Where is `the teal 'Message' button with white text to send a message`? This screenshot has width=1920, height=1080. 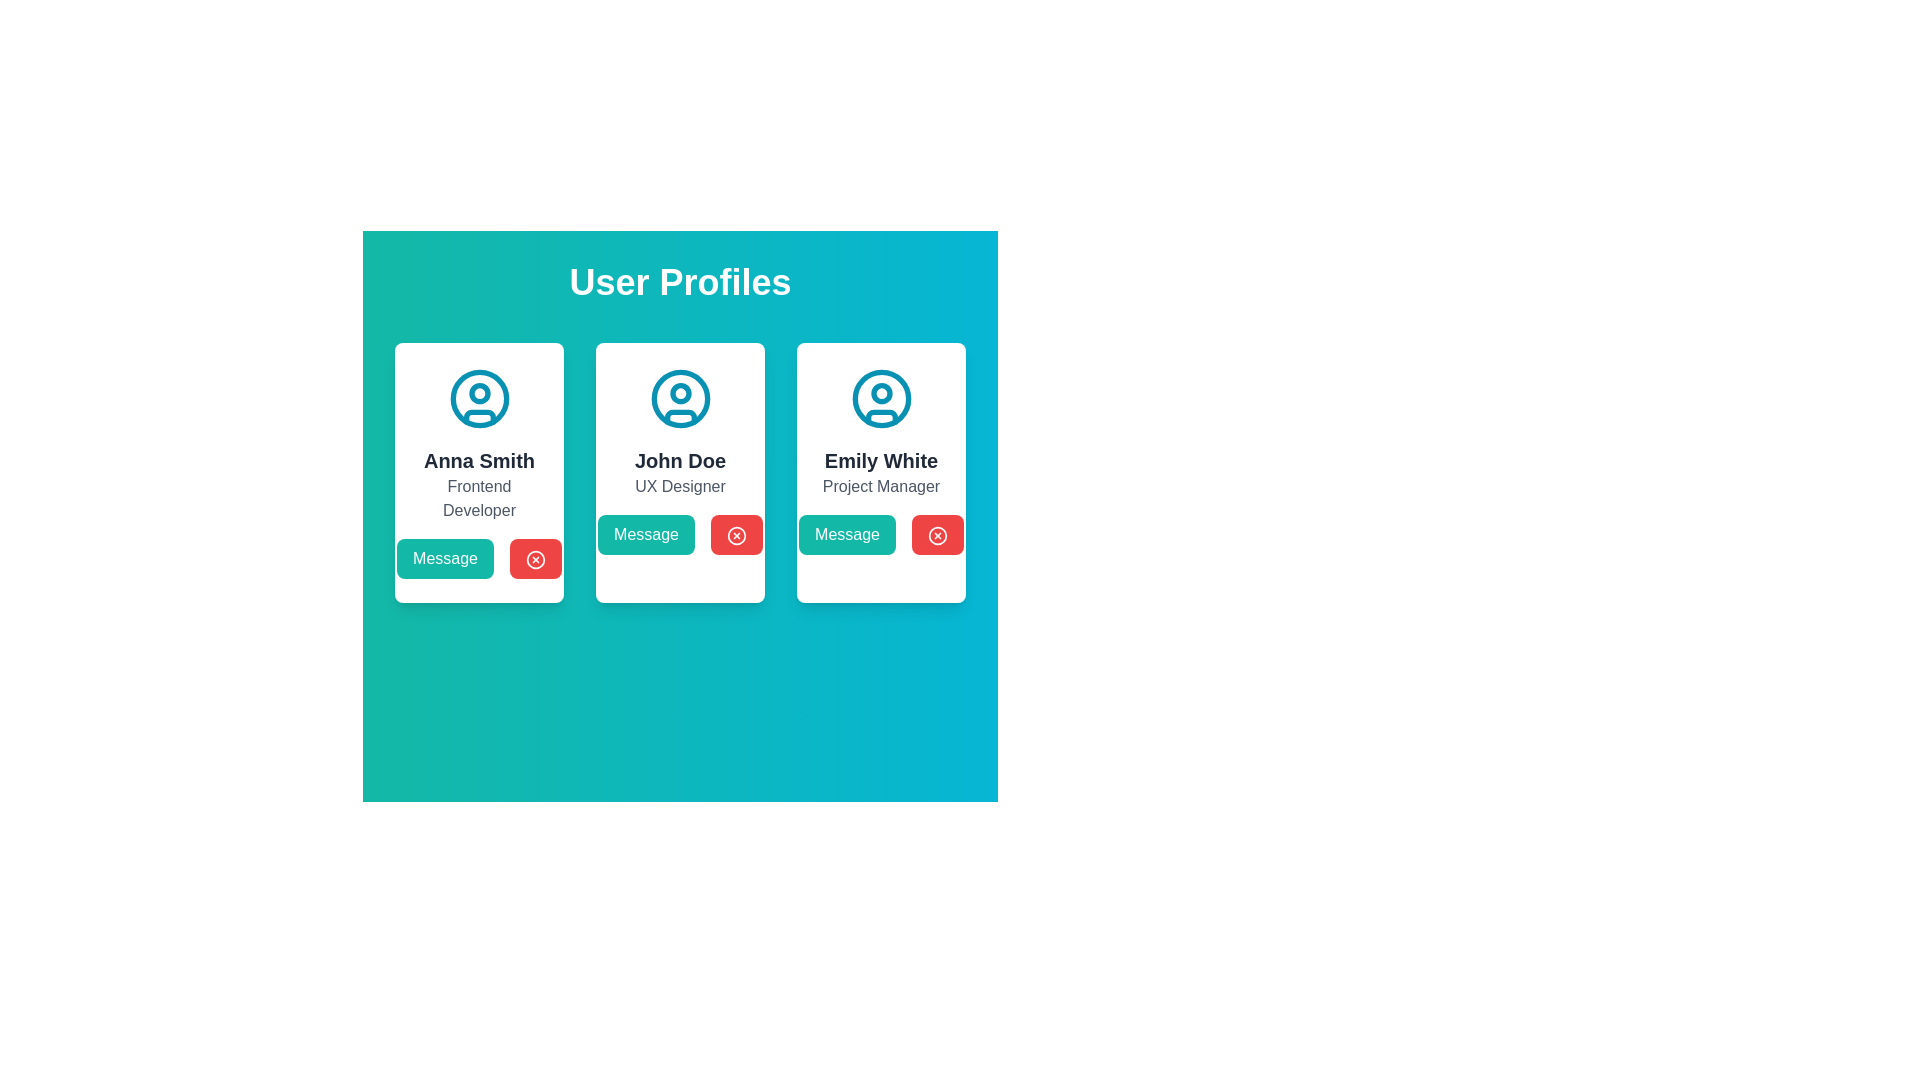
the teal 'Message' button with white text to send a message is located at coordinates (847, 534).